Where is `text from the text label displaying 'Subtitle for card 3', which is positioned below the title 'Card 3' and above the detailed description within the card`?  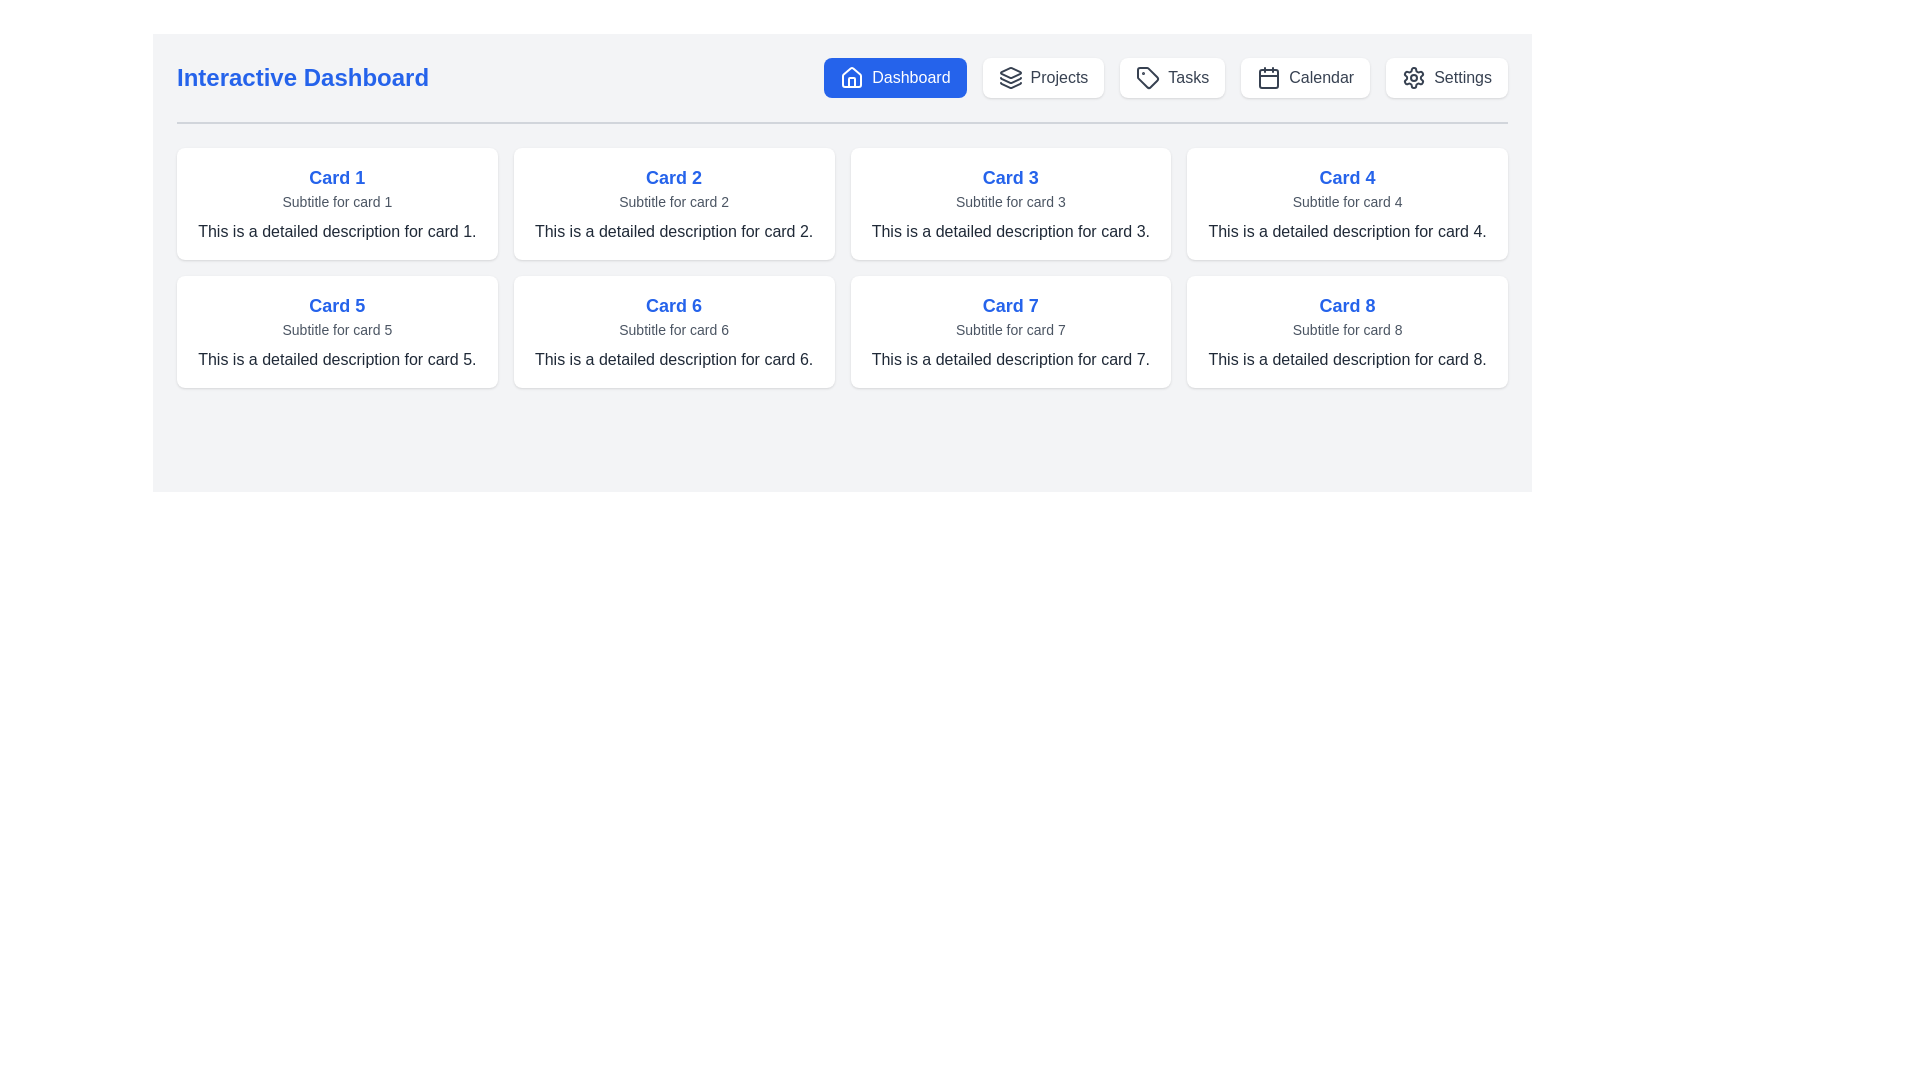
text from the text label displaying 'Subtitle for card 3', which is positioned below the title 'Card 3' and above the detailed description within the card is located at coordinates (1010, 201).